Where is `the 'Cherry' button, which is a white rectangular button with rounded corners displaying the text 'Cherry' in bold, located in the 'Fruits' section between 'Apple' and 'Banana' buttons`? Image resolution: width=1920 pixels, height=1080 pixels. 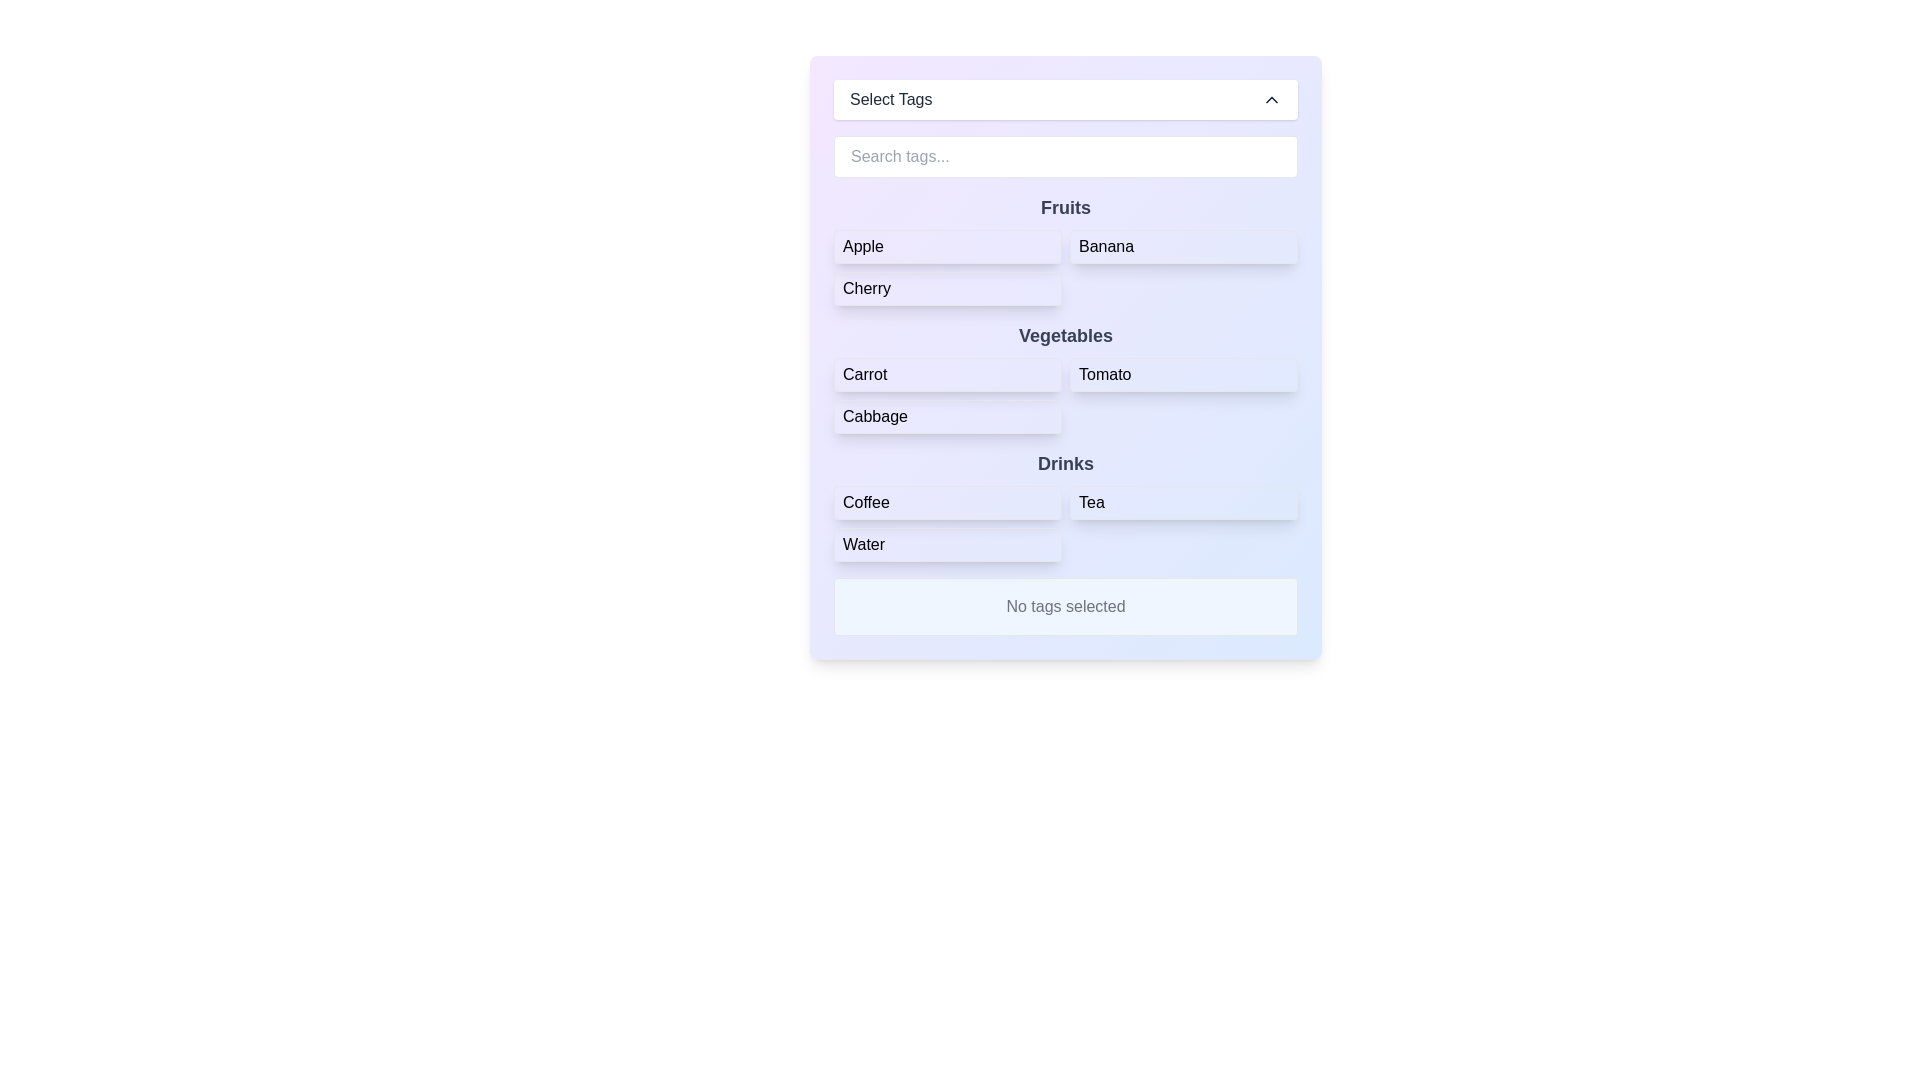
the 'Cherry' button, which is a white rectangular button with rounded corners displaying the text 'Cherry' in bold, located in the 'Fruits' section between 'Apple' and 'Banana' buttons is located at coordinates (867, 289).